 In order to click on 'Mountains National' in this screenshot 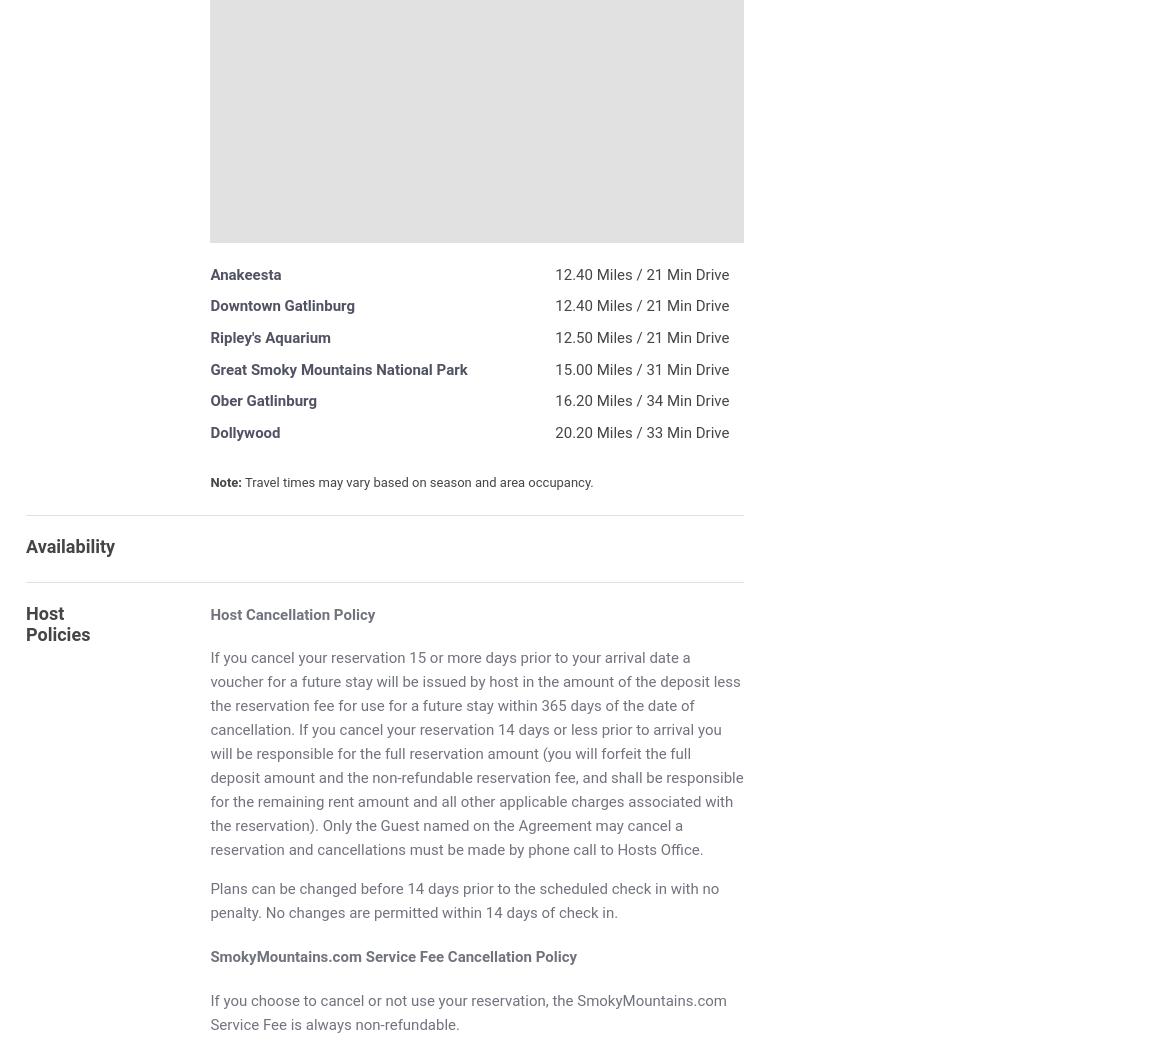, I will do `click(368, 368)`.